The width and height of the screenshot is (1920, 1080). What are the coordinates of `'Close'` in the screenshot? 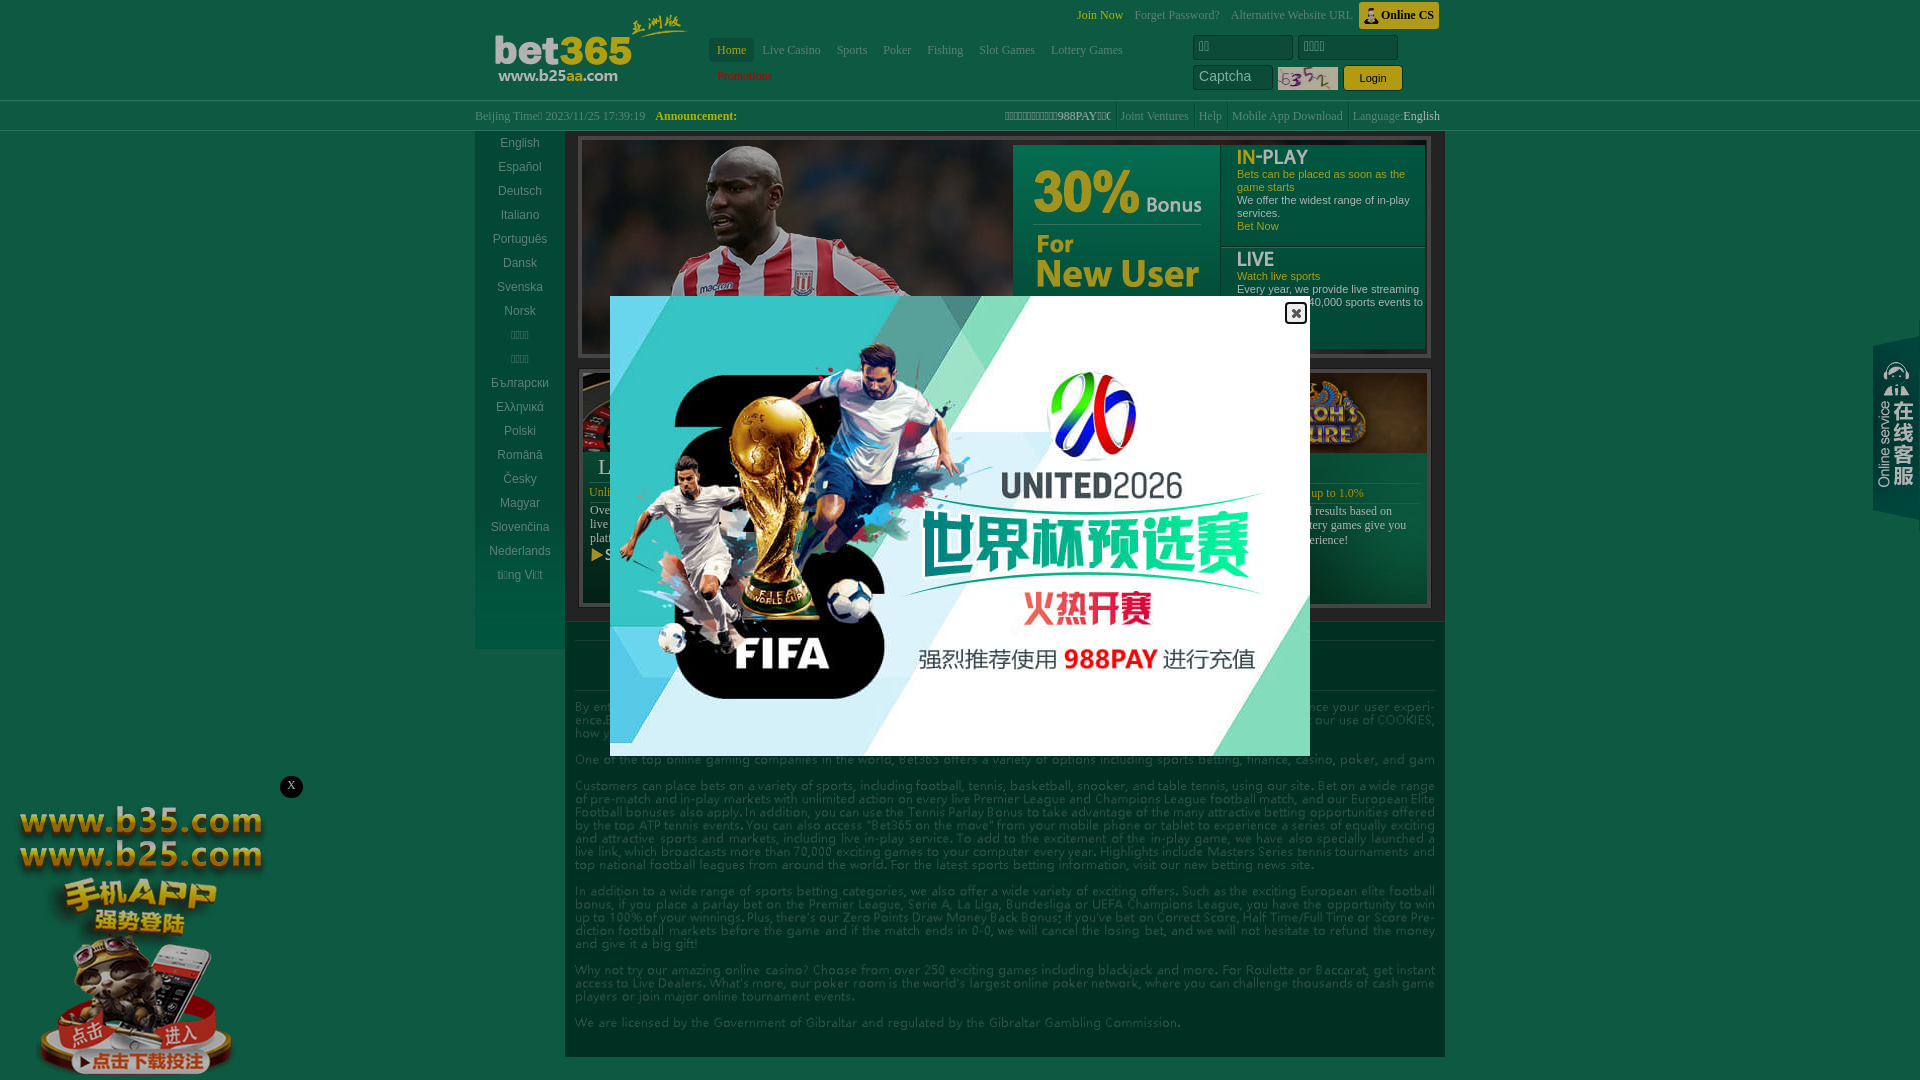 It's located at (1296, 312).